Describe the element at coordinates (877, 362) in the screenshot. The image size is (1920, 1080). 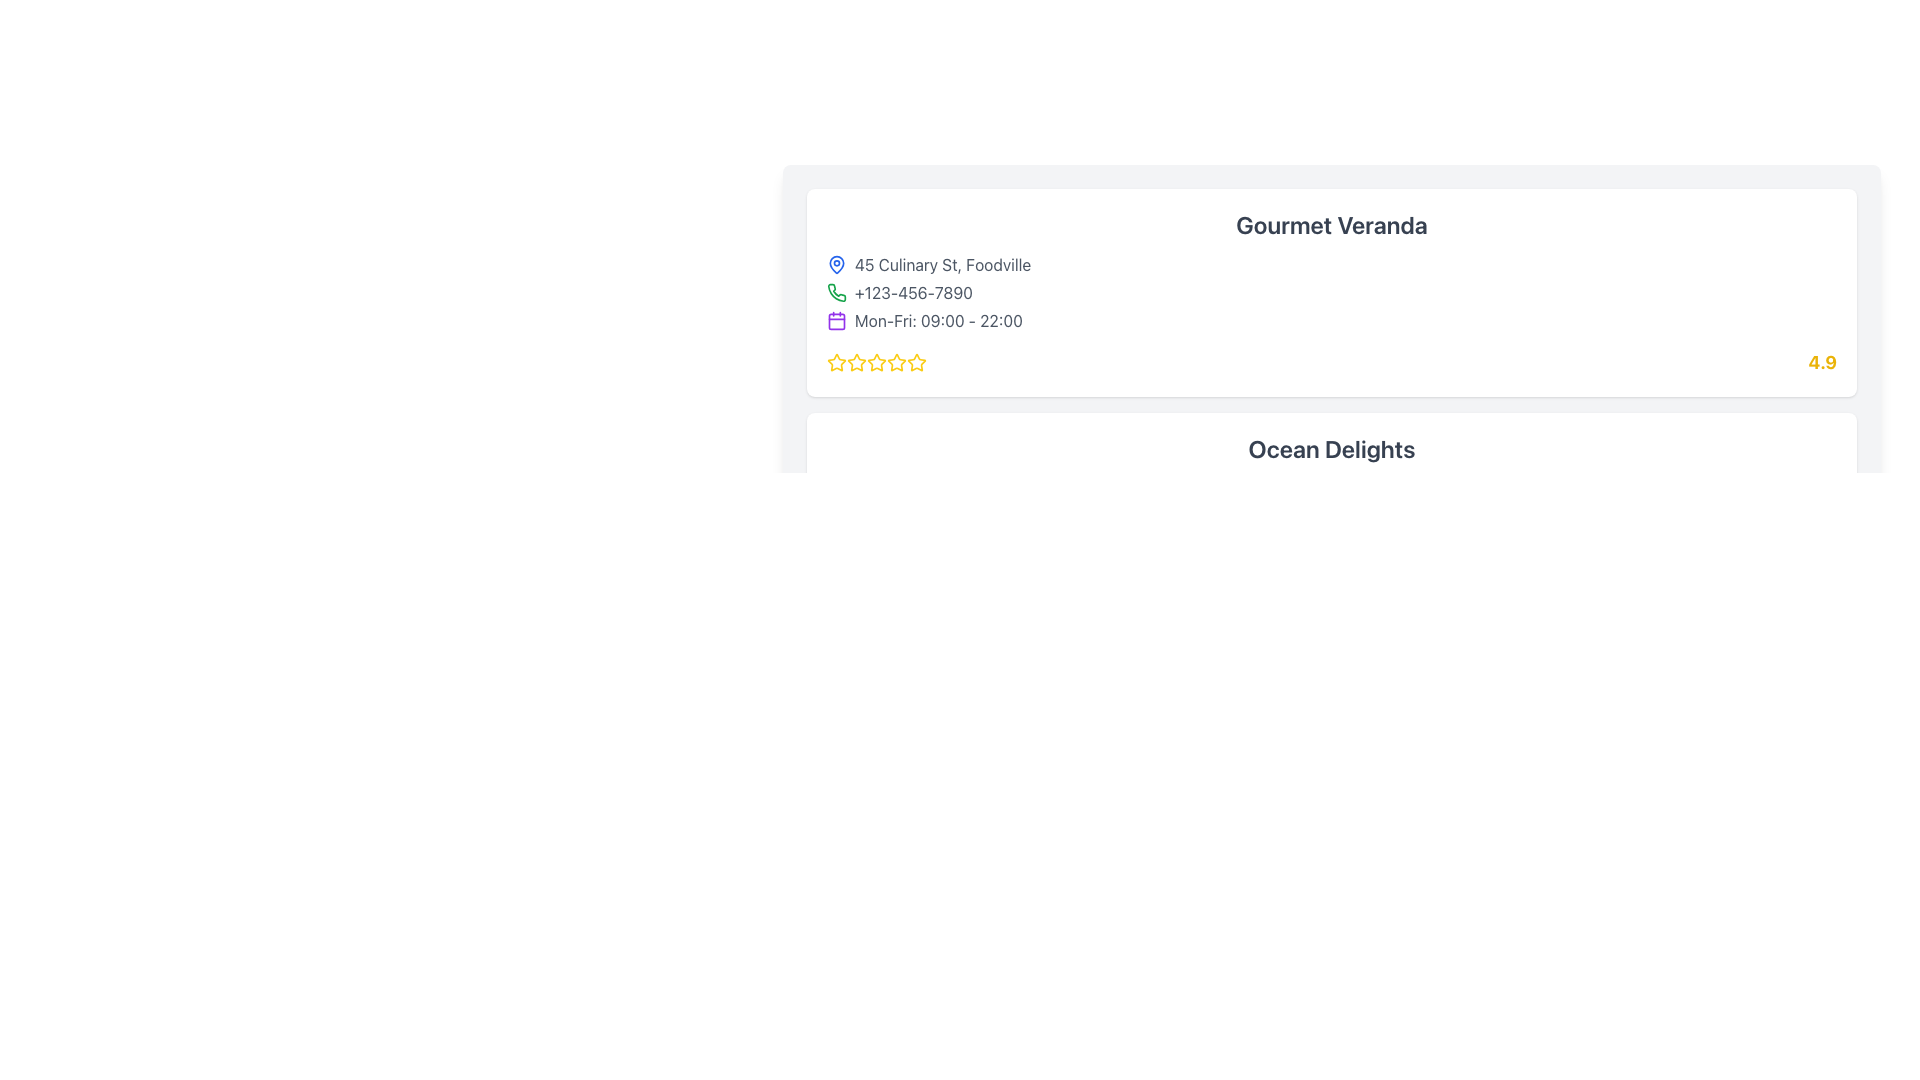
I see `the fourth yellow-outlined rating star icon` at that location.